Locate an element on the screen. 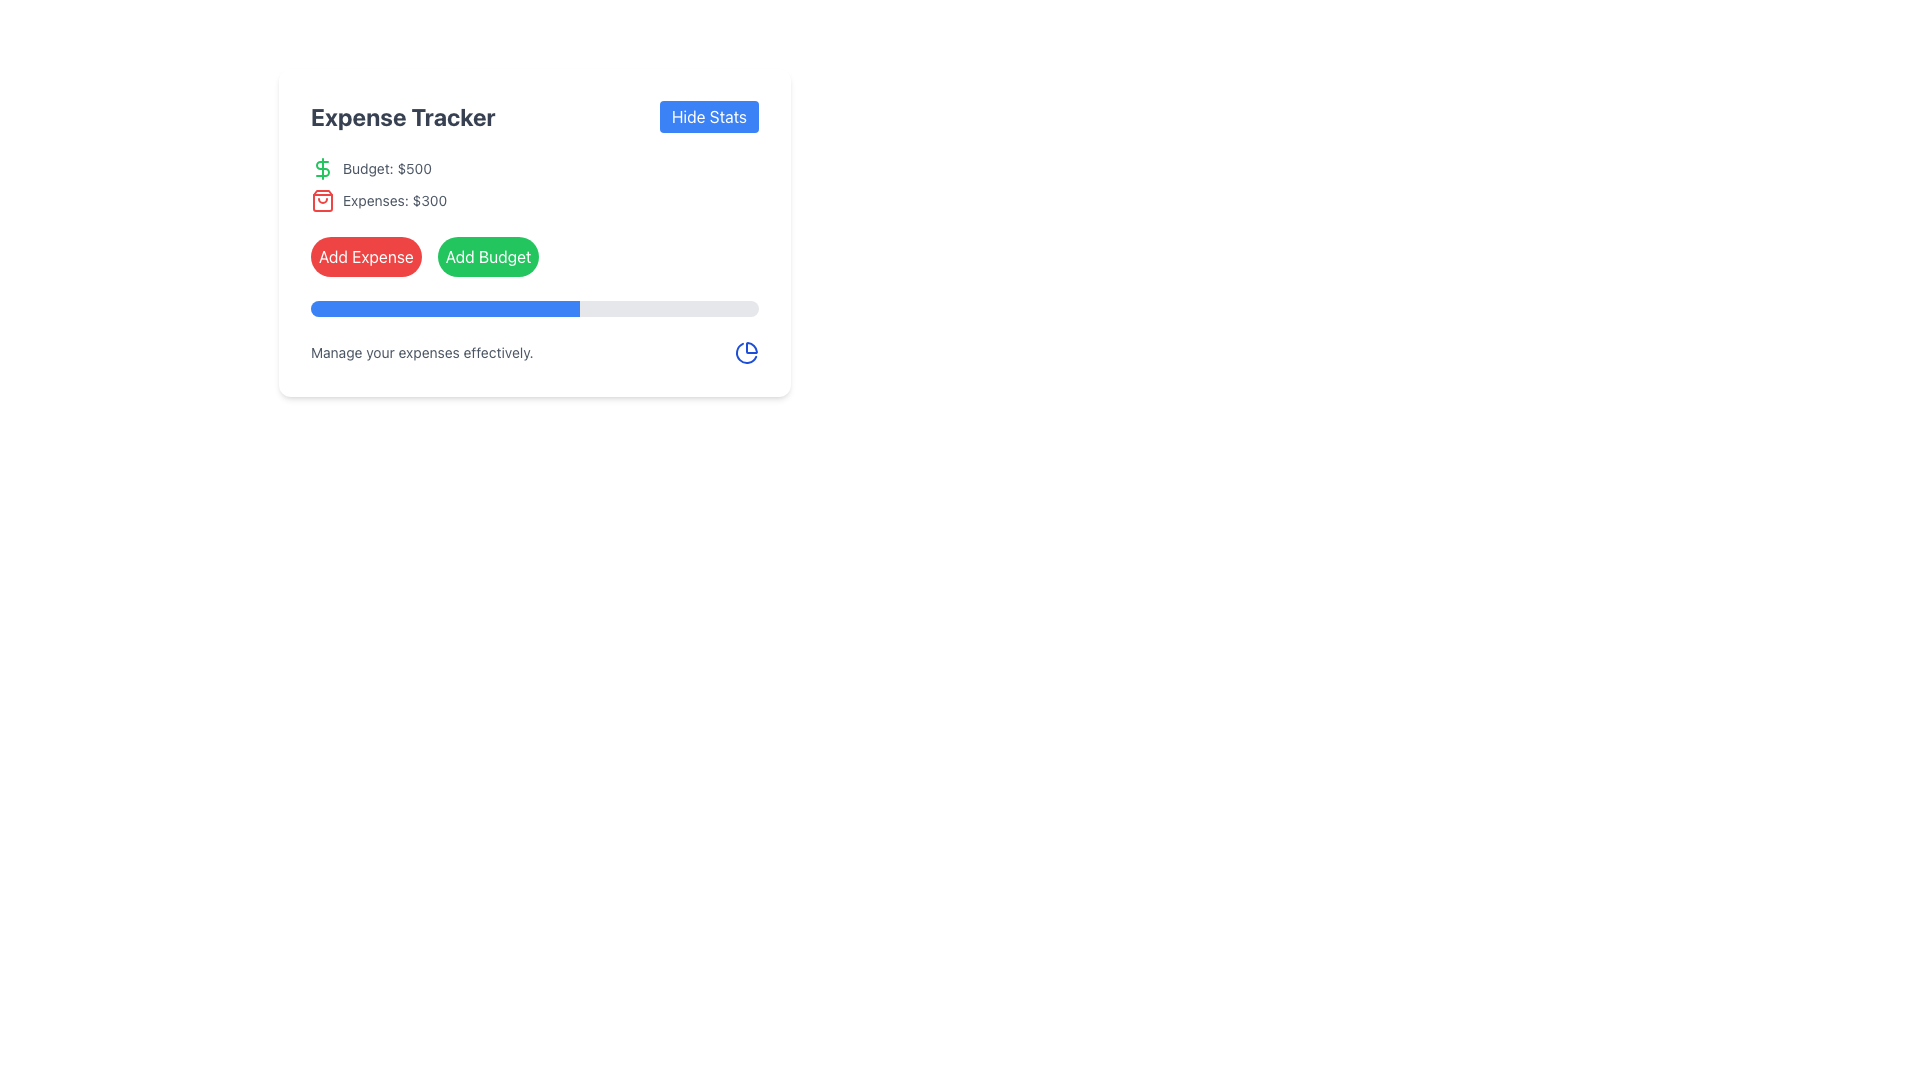  the icons located within the Expense Tracker interface, which is centered in the modal or dashboard section is located at coordinates (534, 231).